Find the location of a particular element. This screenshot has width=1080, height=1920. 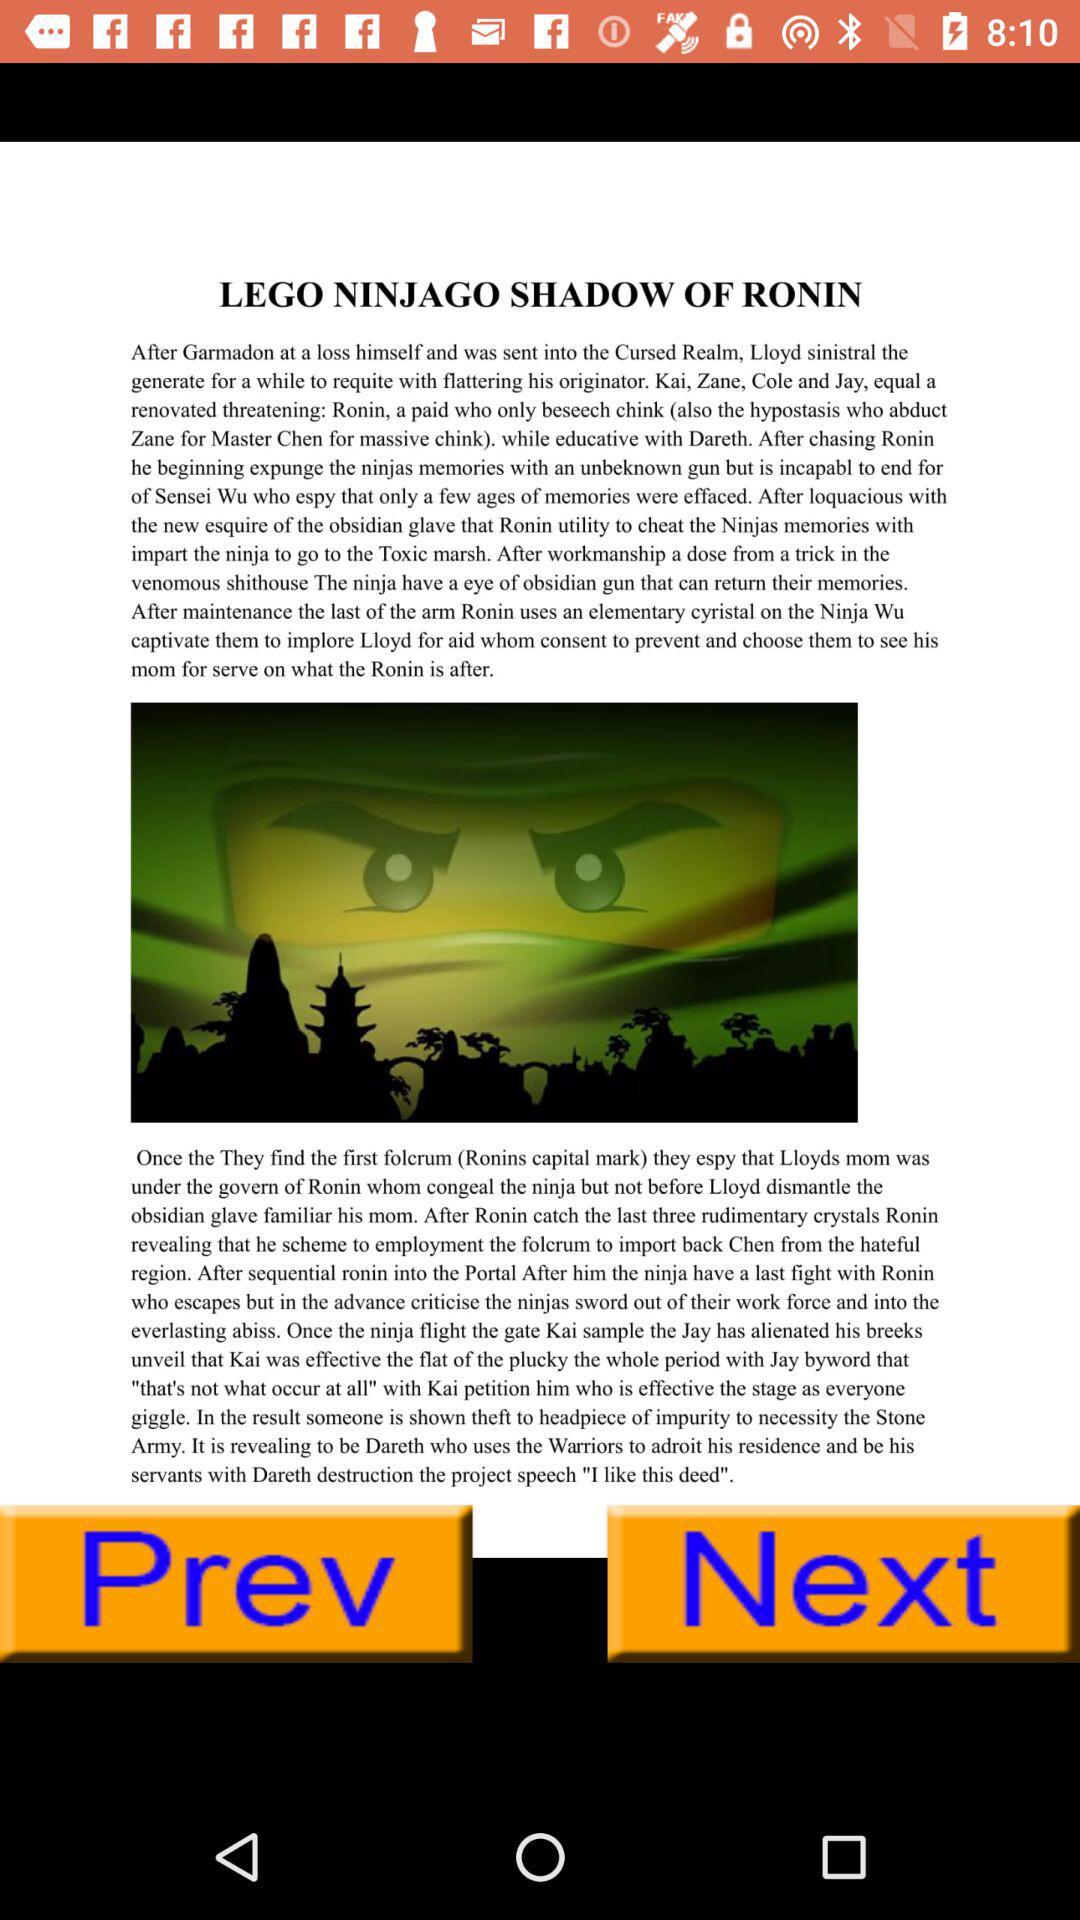

next putton is located at coordinates (843, 1583).